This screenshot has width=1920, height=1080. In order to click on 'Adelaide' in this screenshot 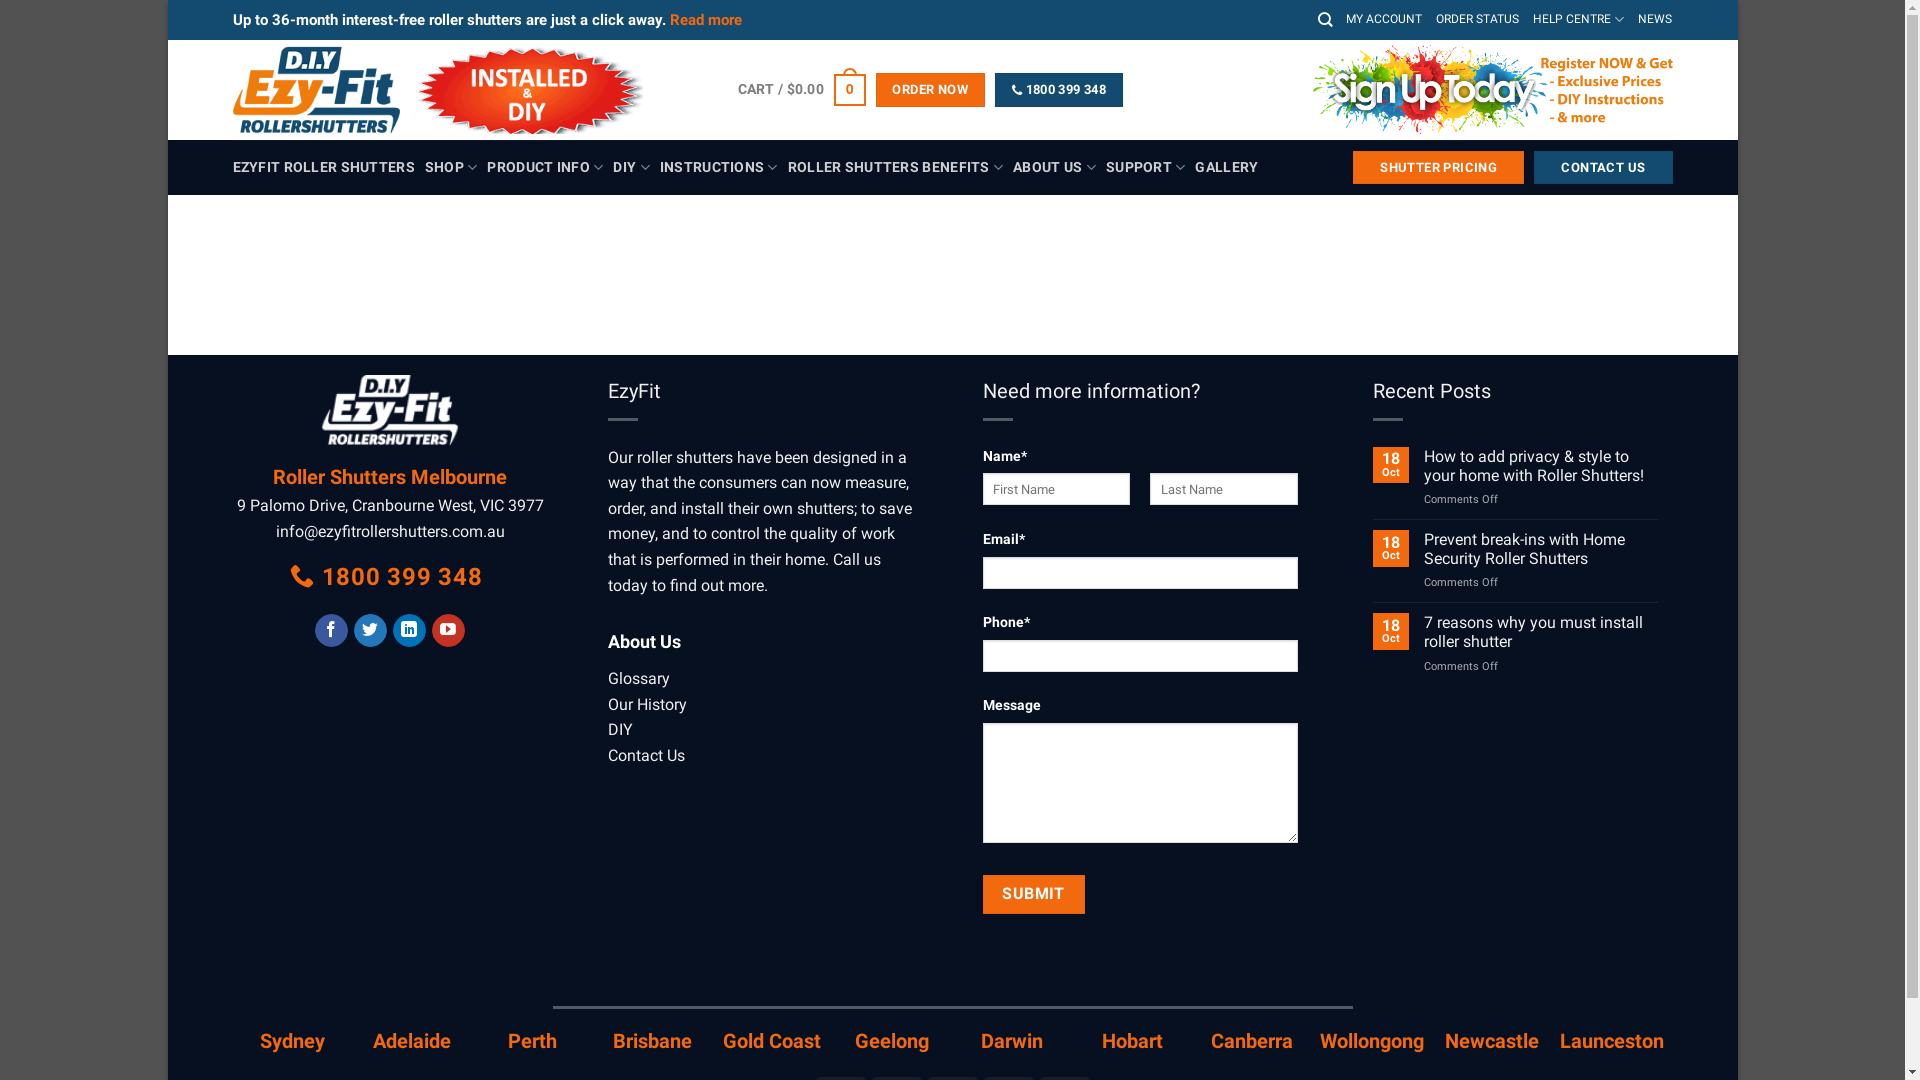, I will do `click(411, 1040)`.